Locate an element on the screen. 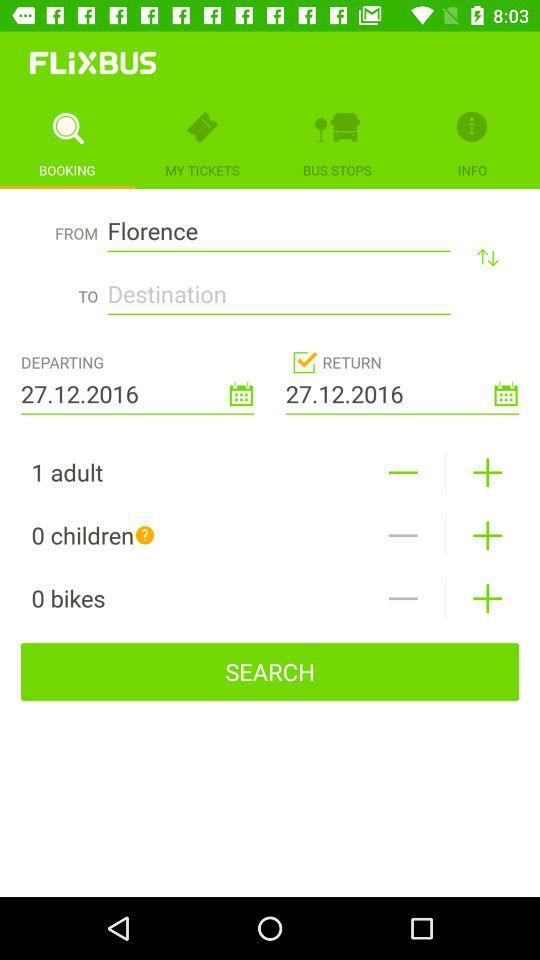 The image size is (540, 960). up or down is located at coordinates (486, 256).